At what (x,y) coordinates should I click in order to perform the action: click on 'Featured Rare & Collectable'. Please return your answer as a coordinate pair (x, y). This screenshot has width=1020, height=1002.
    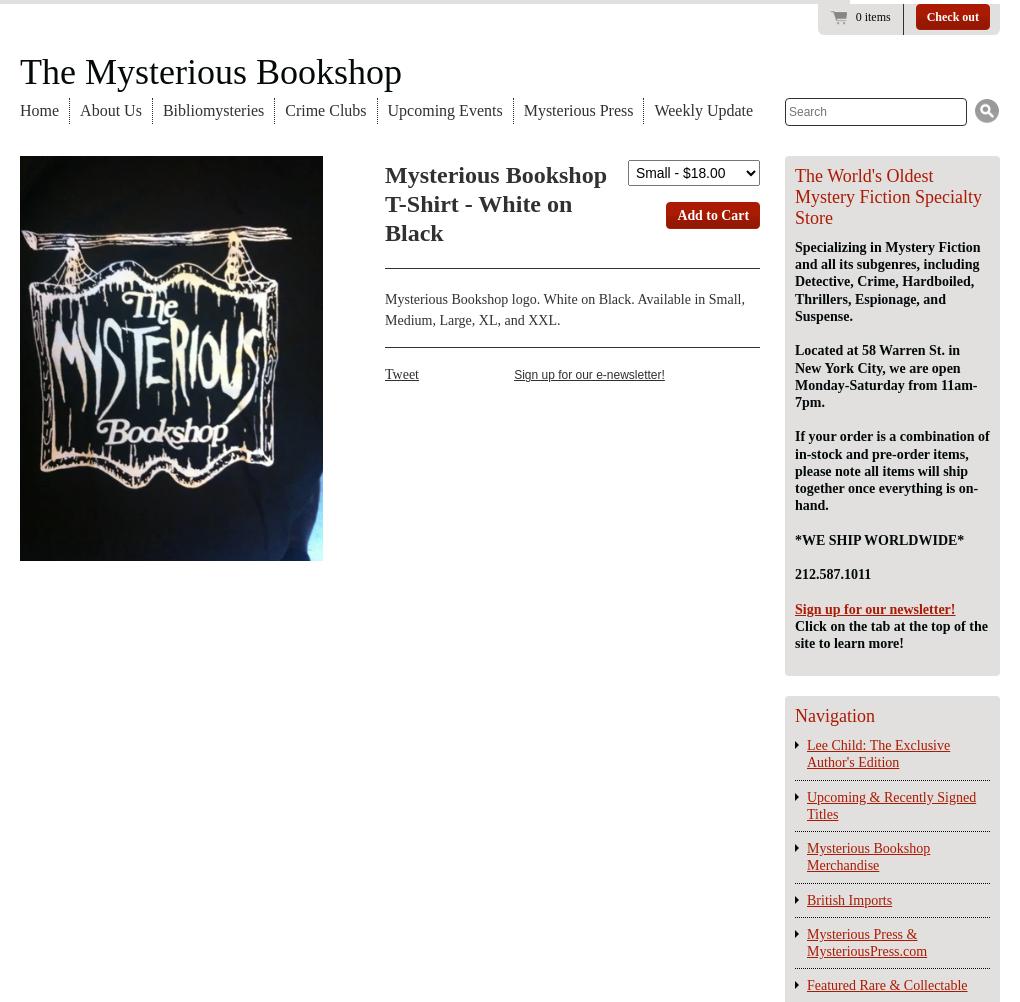
    Looking at the image, I should click on (885, 984).